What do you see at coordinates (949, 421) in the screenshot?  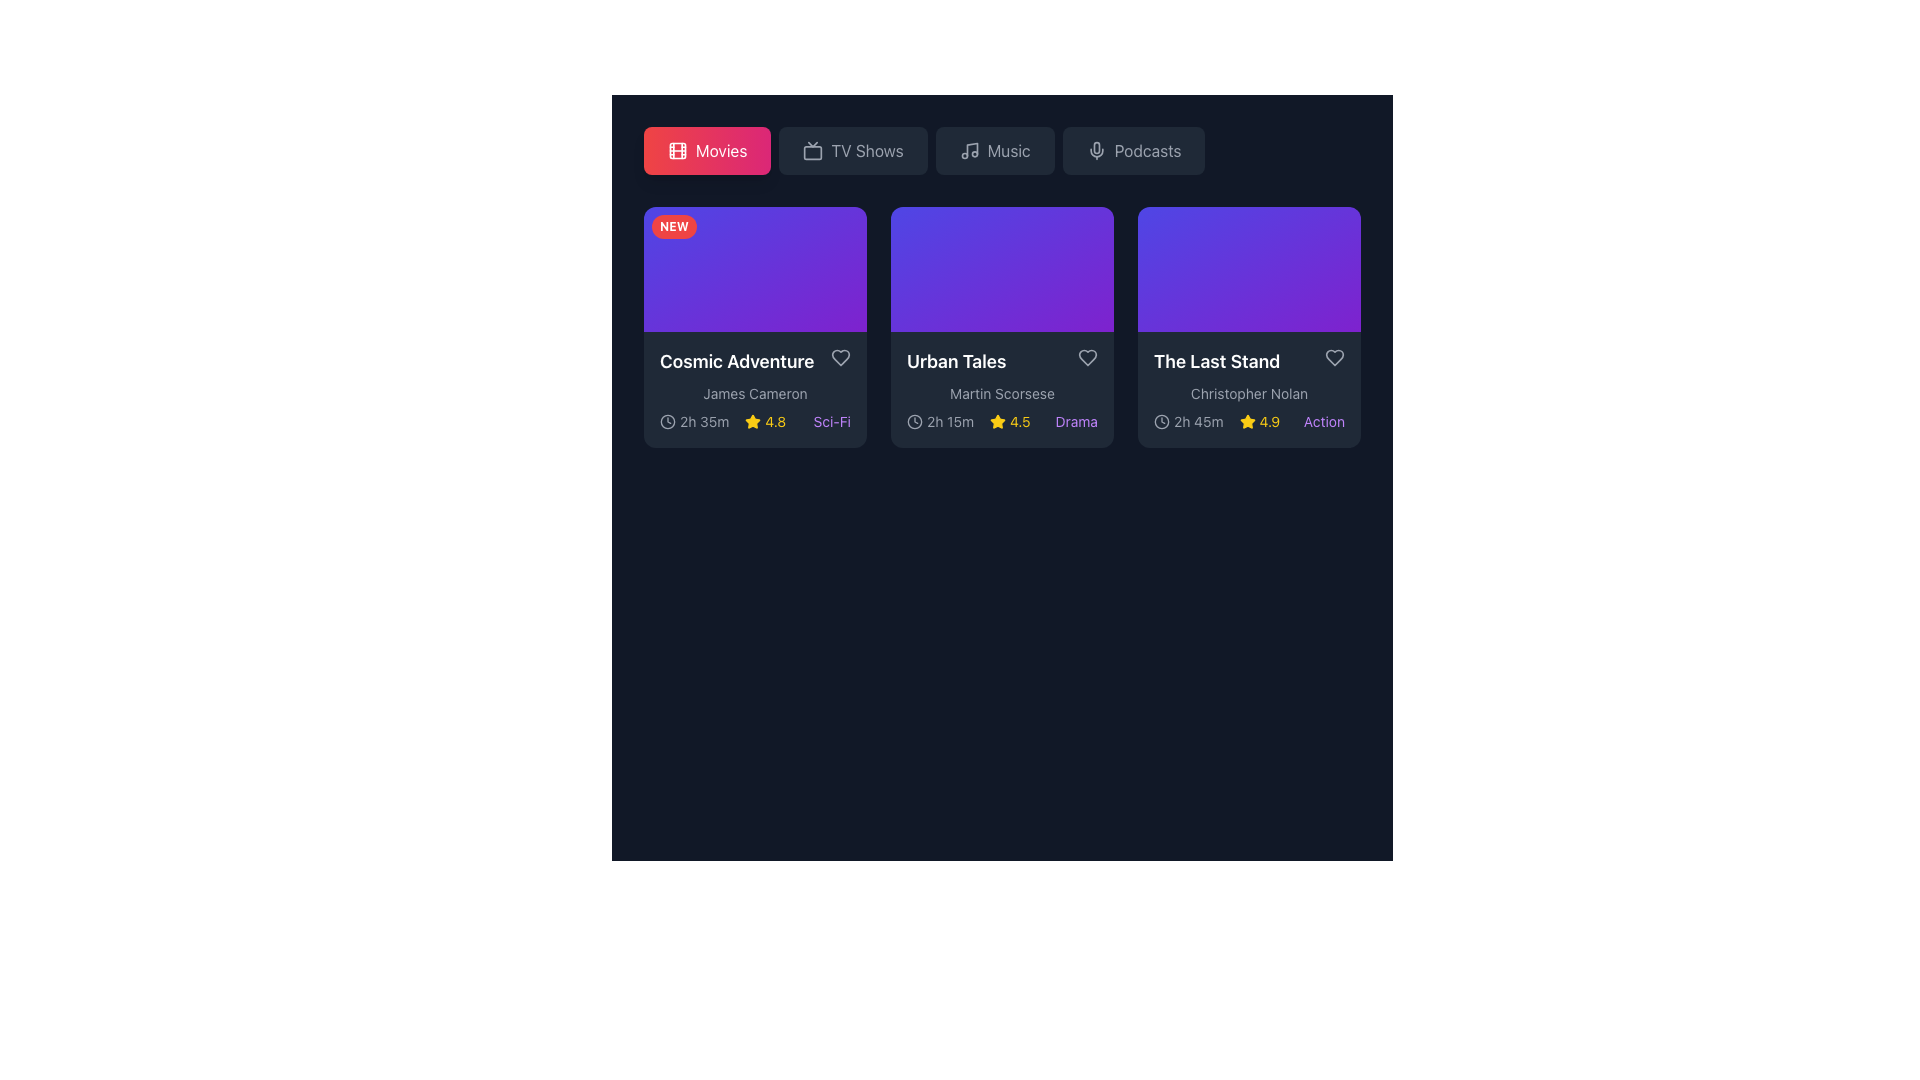 I see `the text label displaying the duration of the movie located in the bottom-left corner of the middle card in a horizontally aligned set of cards` at bounding box center [949, 421].